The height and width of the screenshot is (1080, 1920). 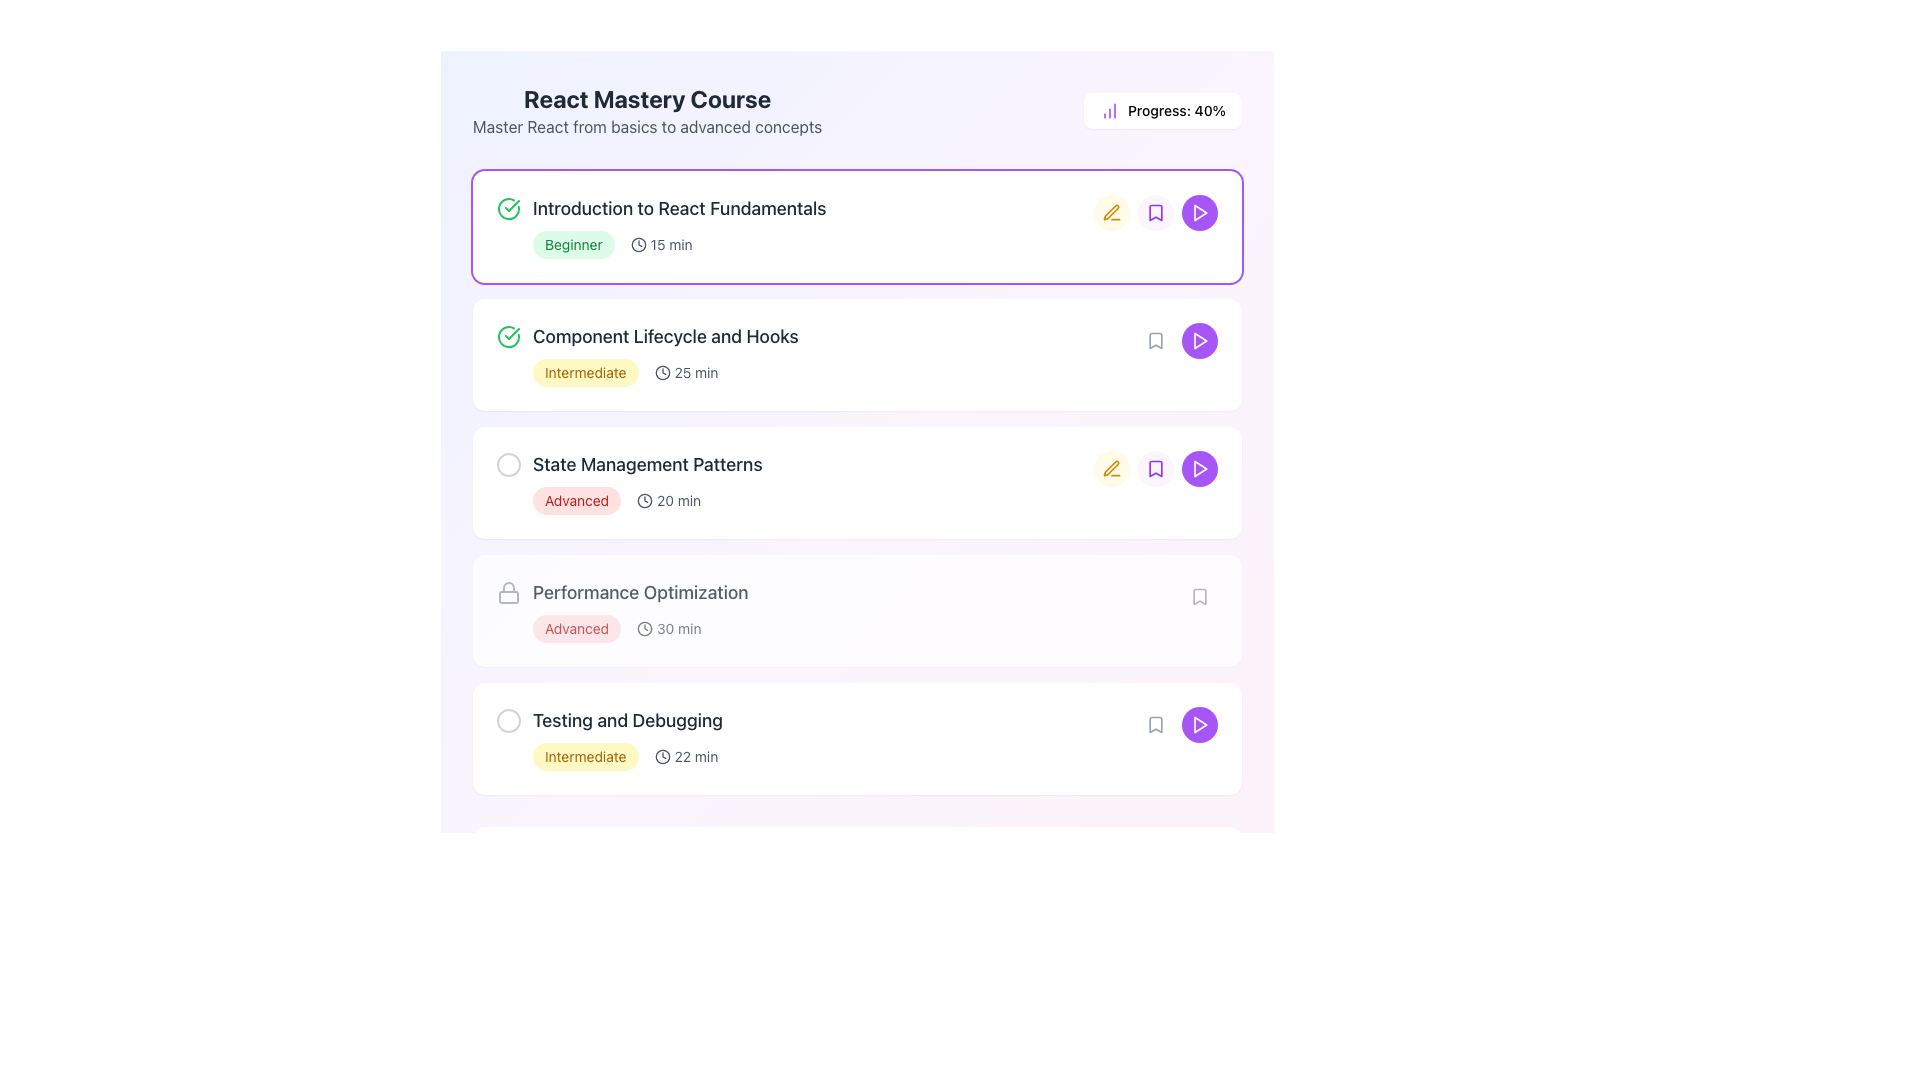 I want to click on information displayed in the Status indicator located in the top-right corner of the course progress overview section, which shows 'Progress: 40%' next to a purple histogram icon, so click(x=1162, y=111).